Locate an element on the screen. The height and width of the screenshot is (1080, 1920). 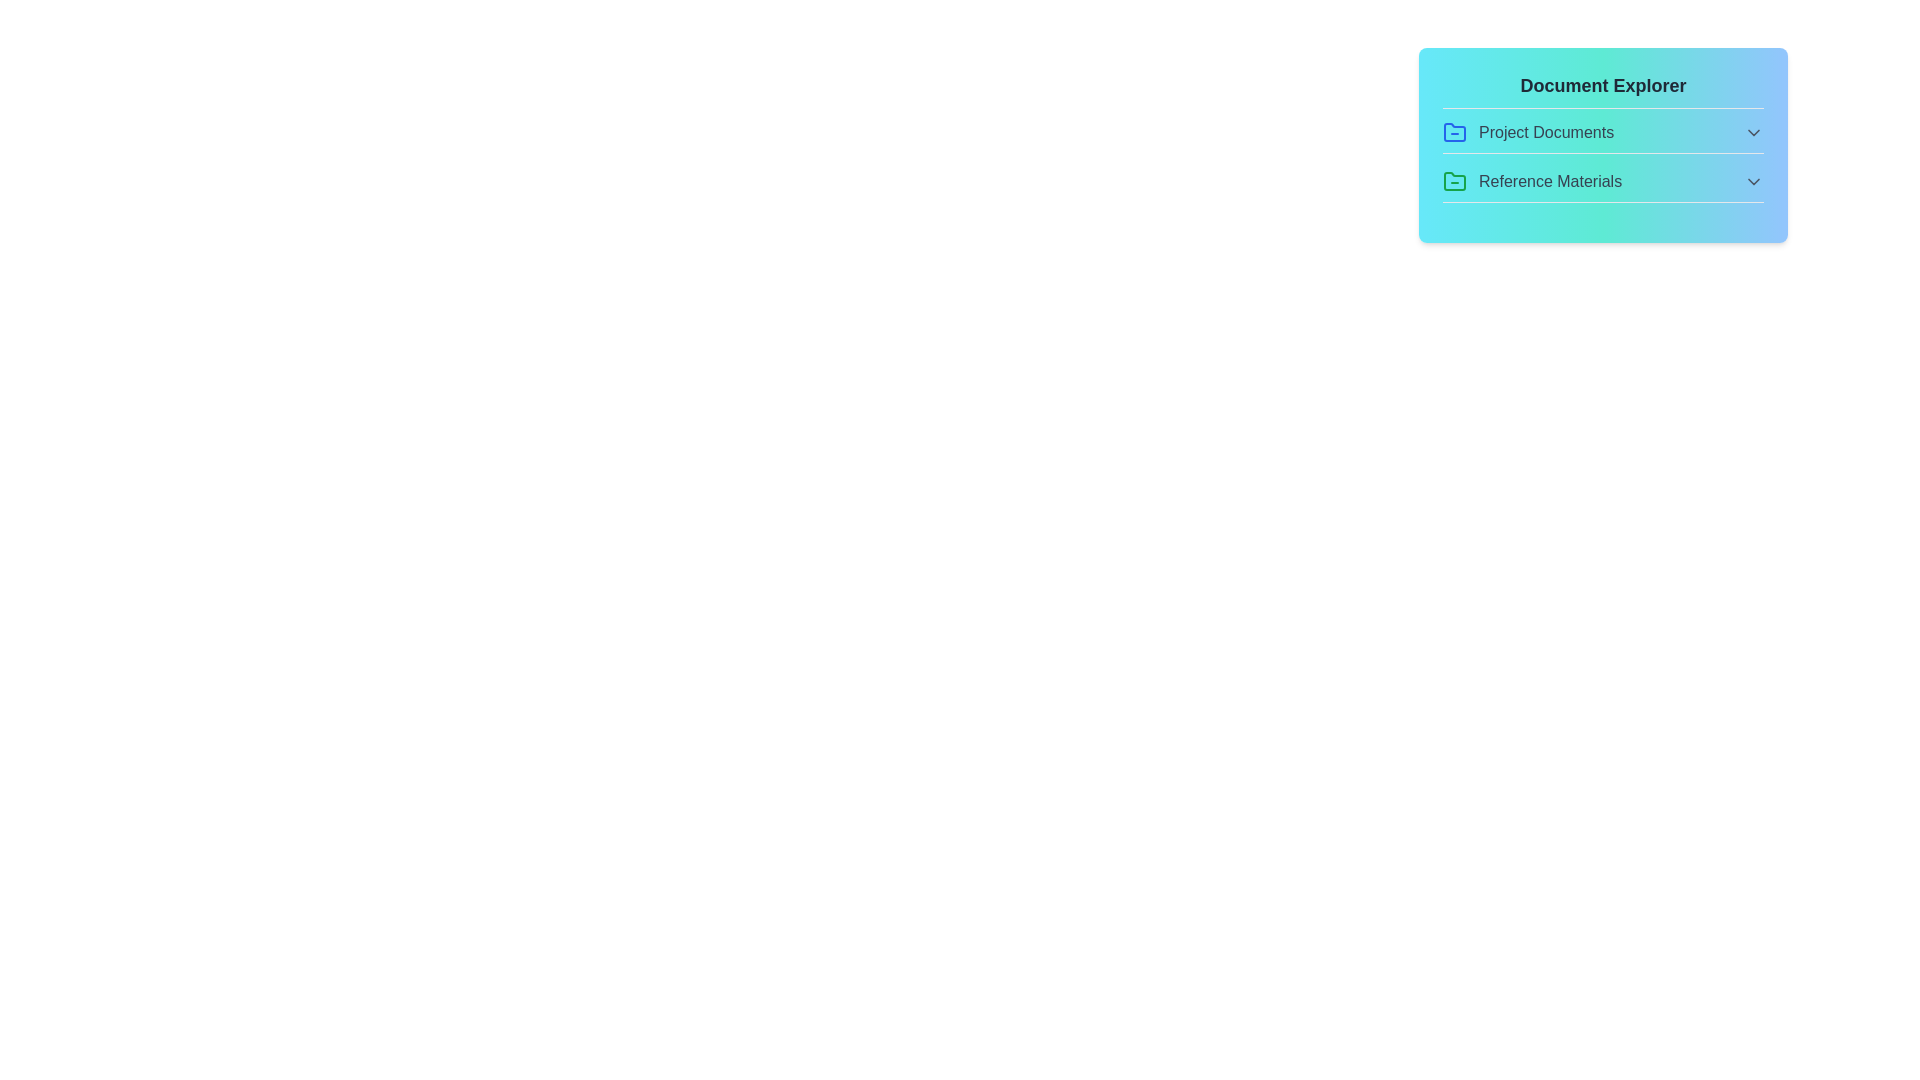
the file API_Guidelines.pdf from the section Project Documents is located at coordinates (1603, 136).